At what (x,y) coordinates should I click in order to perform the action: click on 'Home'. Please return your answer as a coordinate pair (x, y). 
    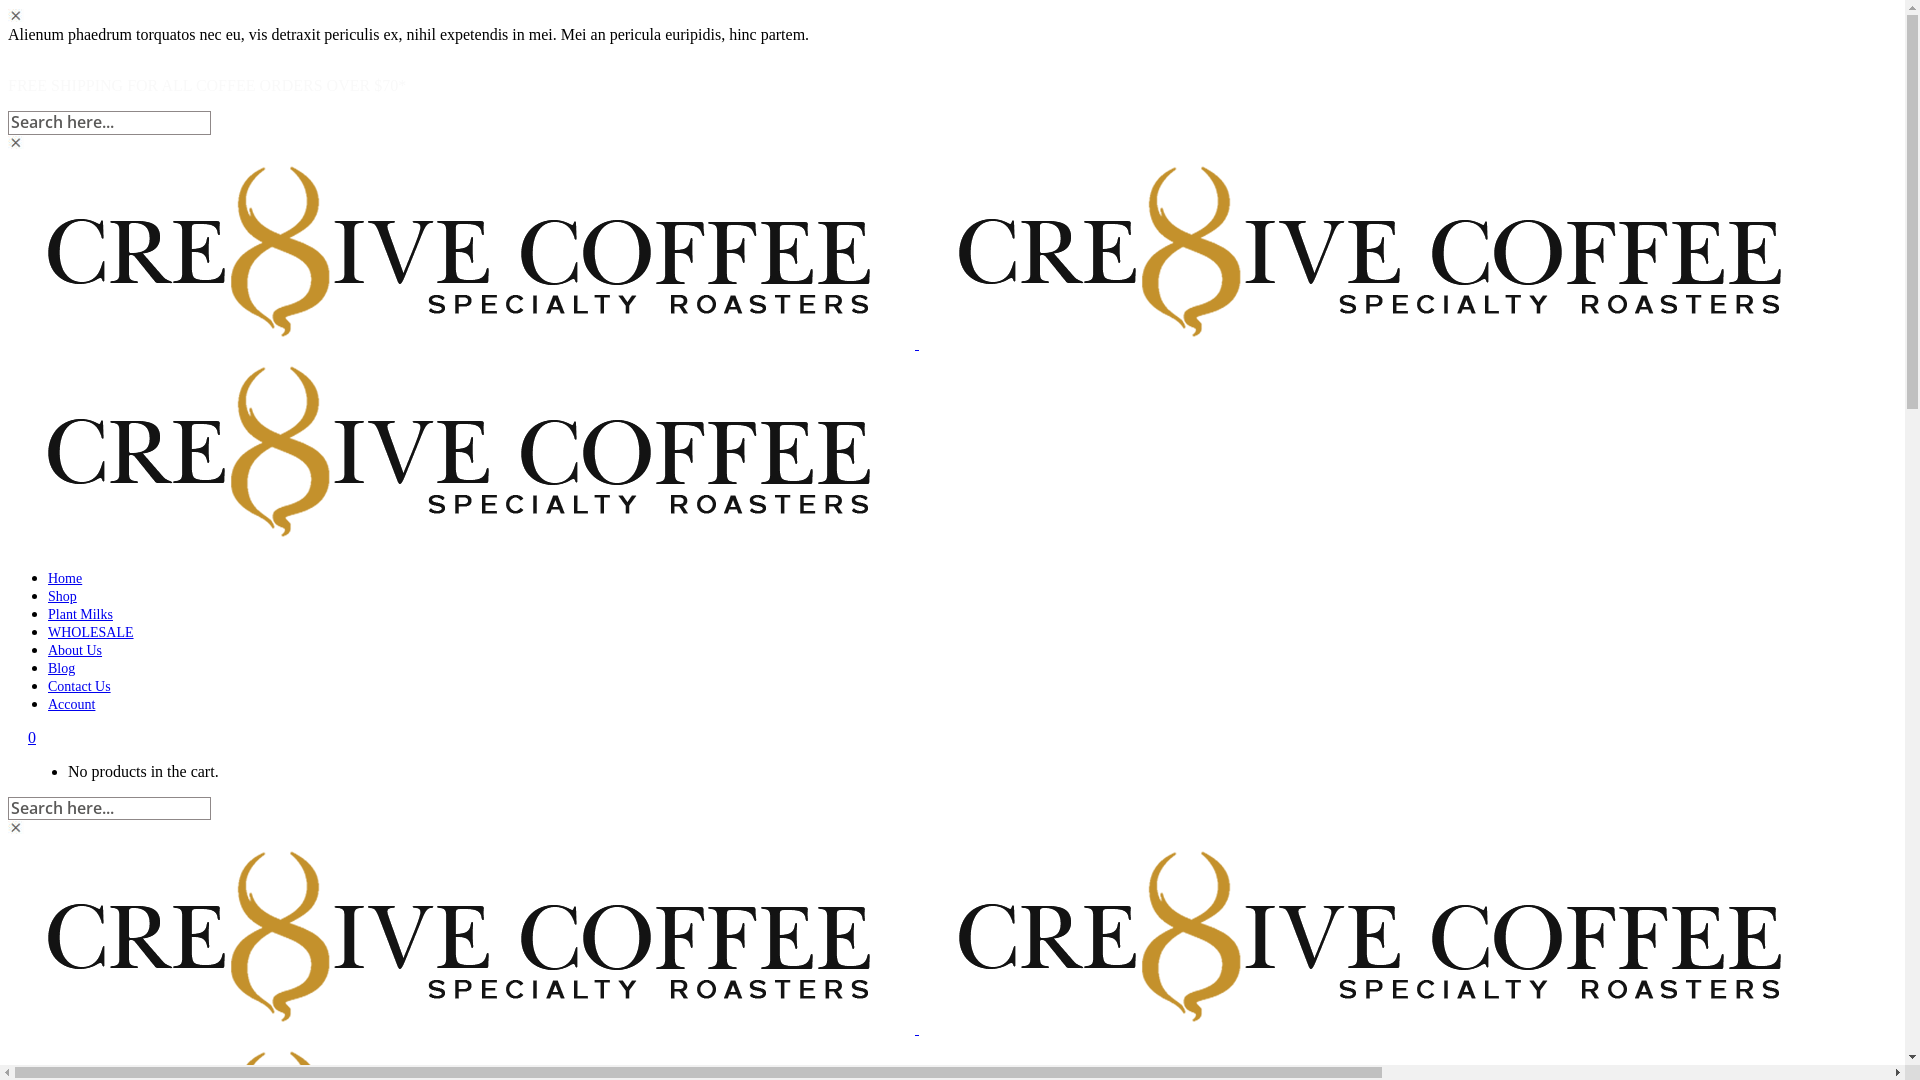
    Looking at the image, I should click on (65, 578).